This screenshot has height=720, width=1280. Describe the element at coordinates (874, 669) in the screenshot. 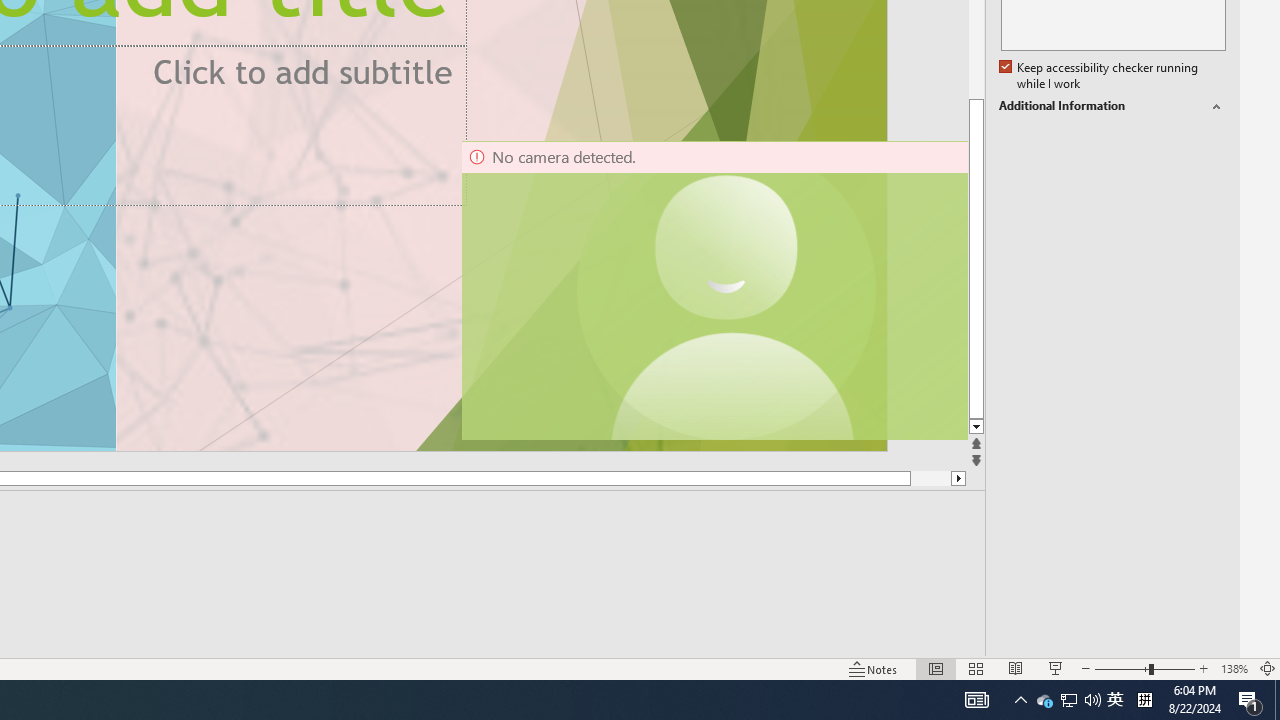

I see `'Notes '` at that location.